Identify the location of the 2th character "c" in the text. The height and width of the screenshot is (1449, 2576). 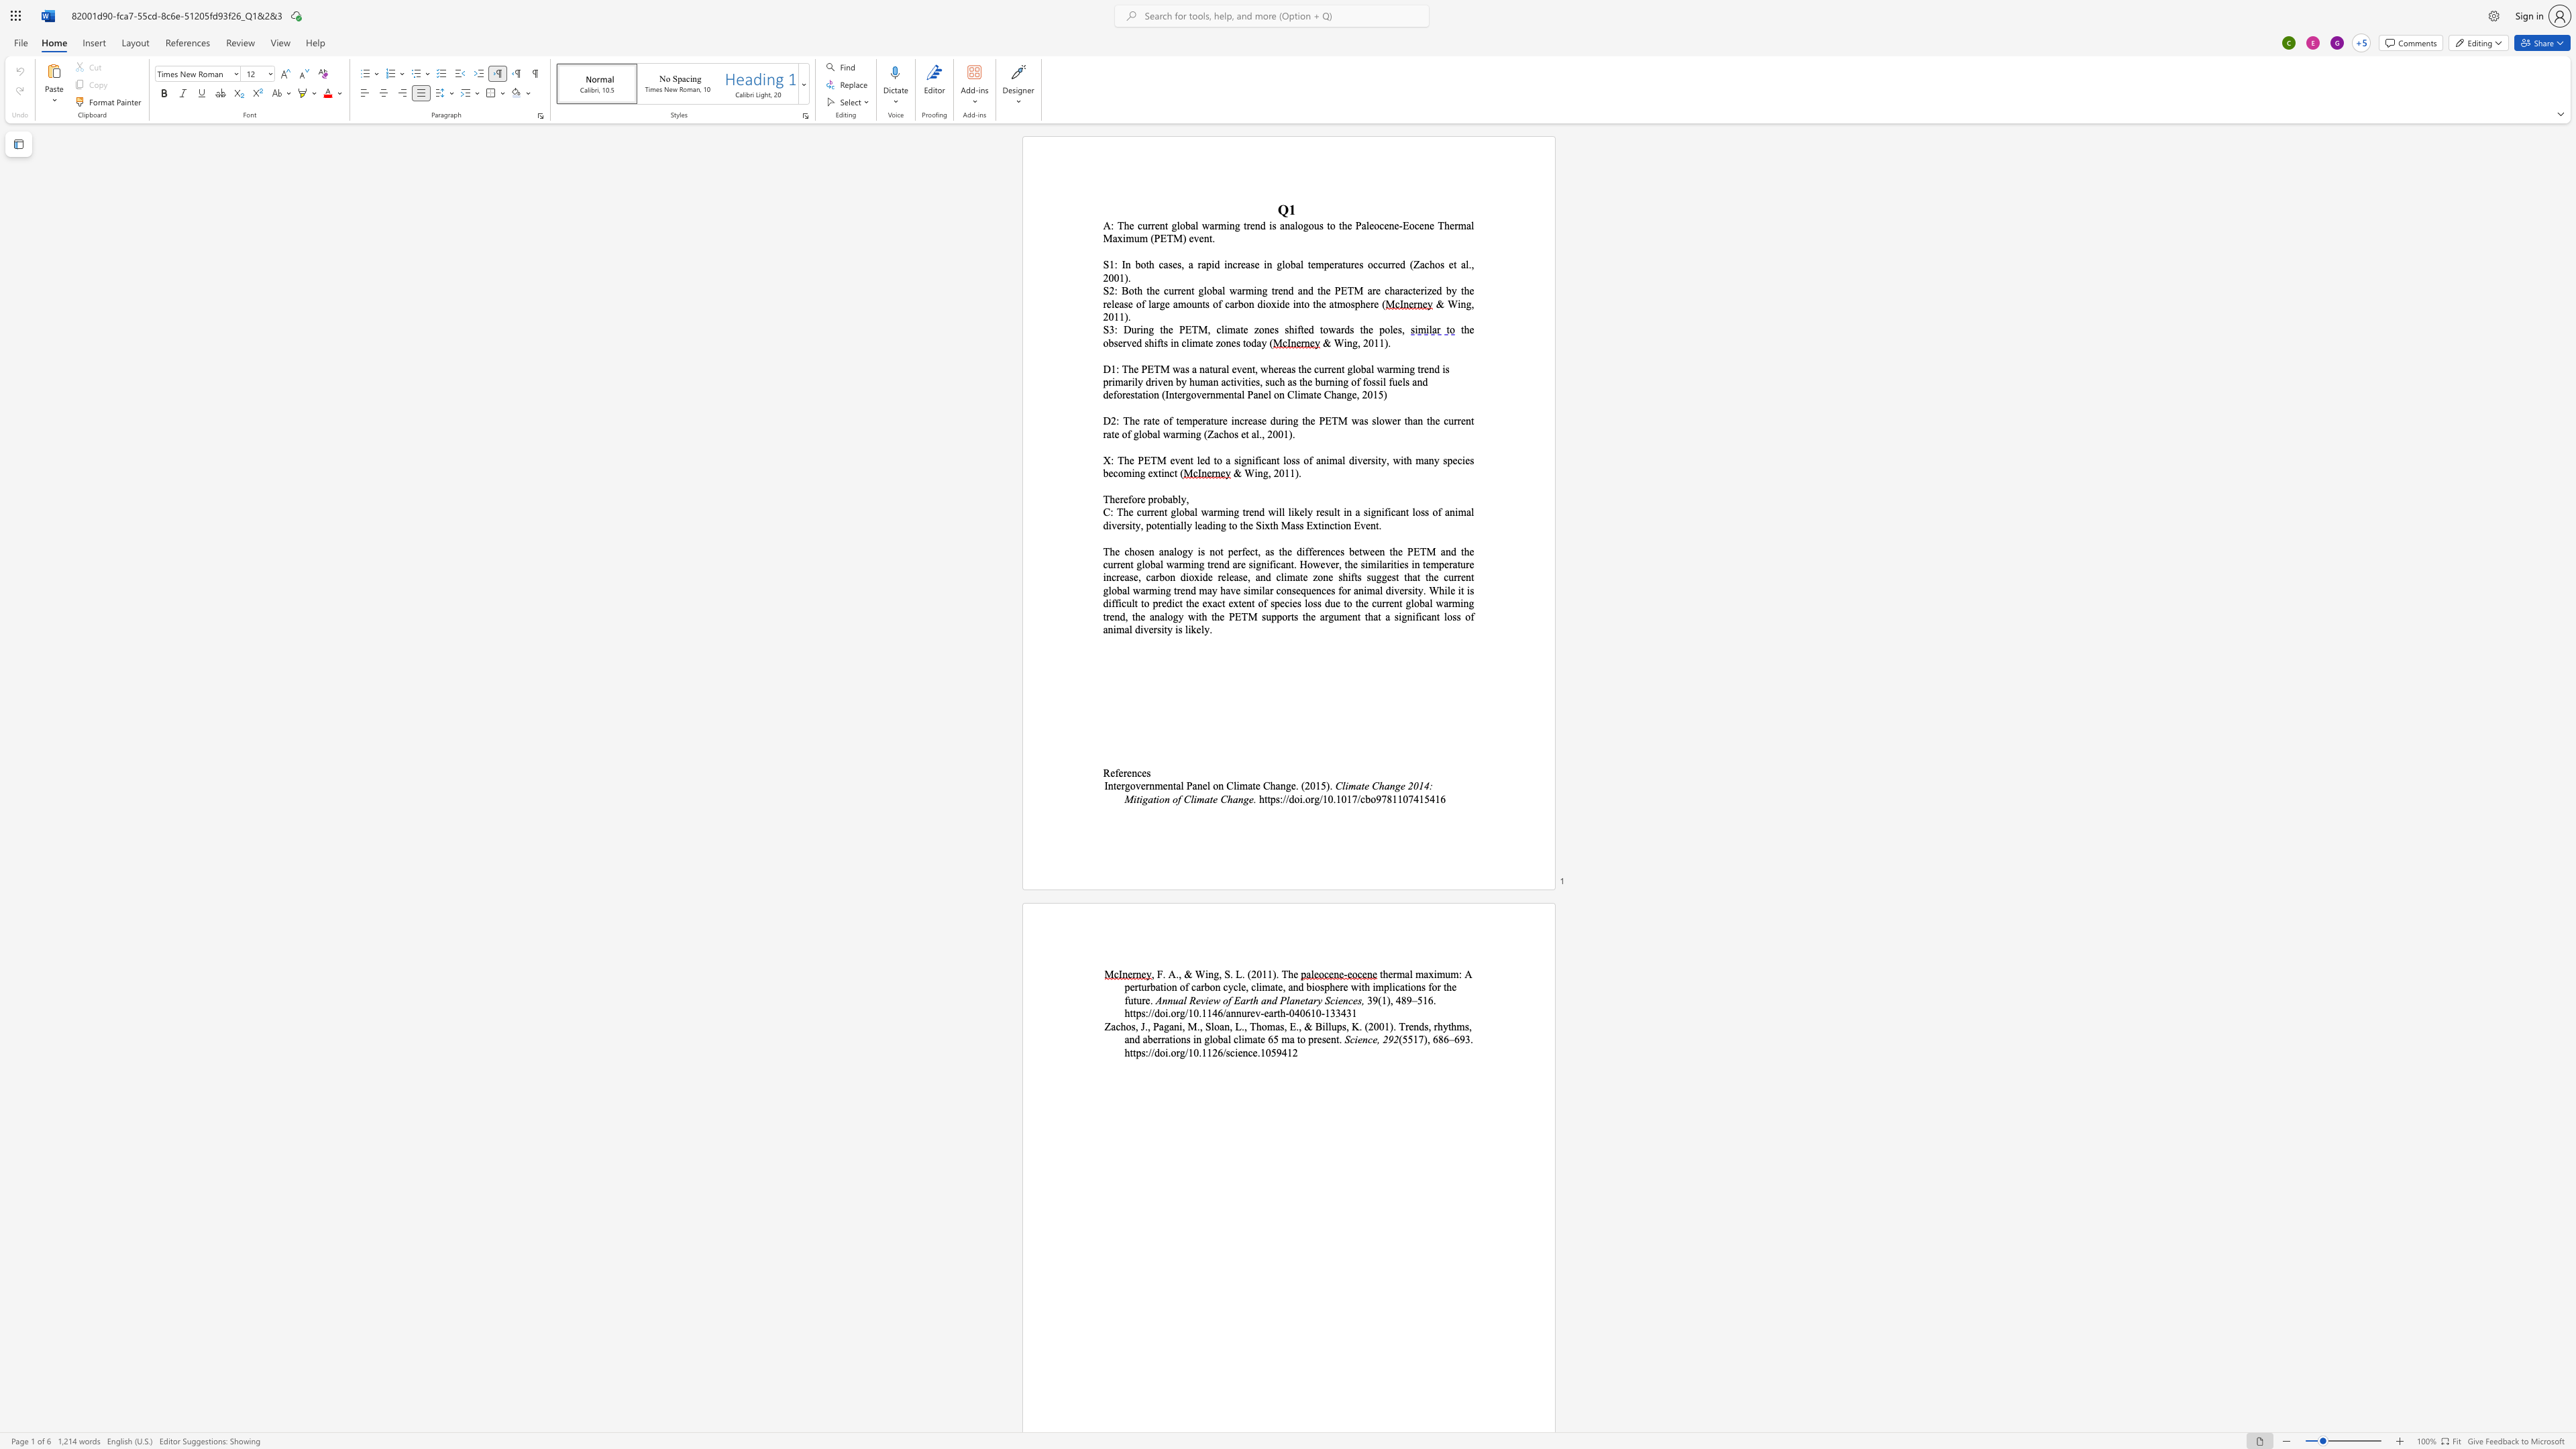
(1234, 264).